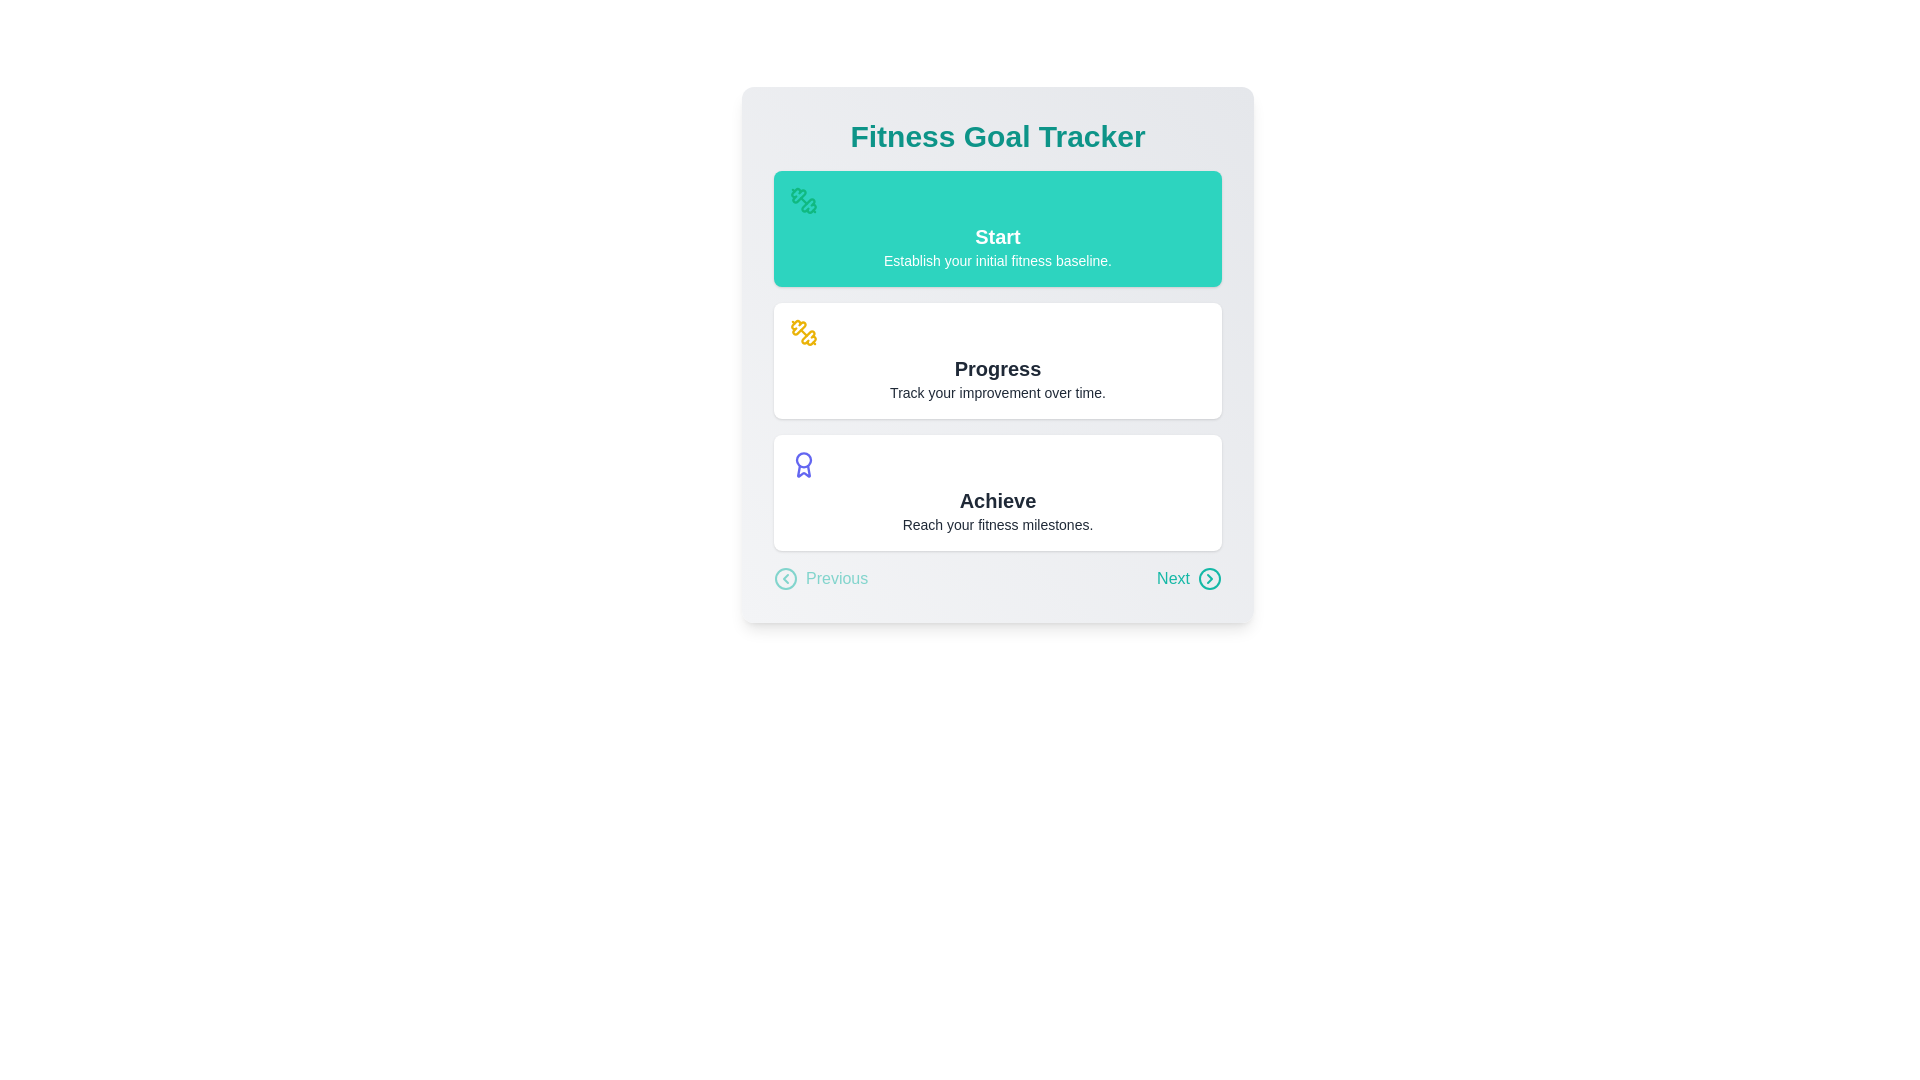 This screenshot has width=1920, height=1080. Describe the element at coordinates (998, 136) in the screenshot. I see `the large, bold, teal-blue text heading reading 'Fitness Goal Tracker' located at the top of the fitness goal tracking card` at that location.